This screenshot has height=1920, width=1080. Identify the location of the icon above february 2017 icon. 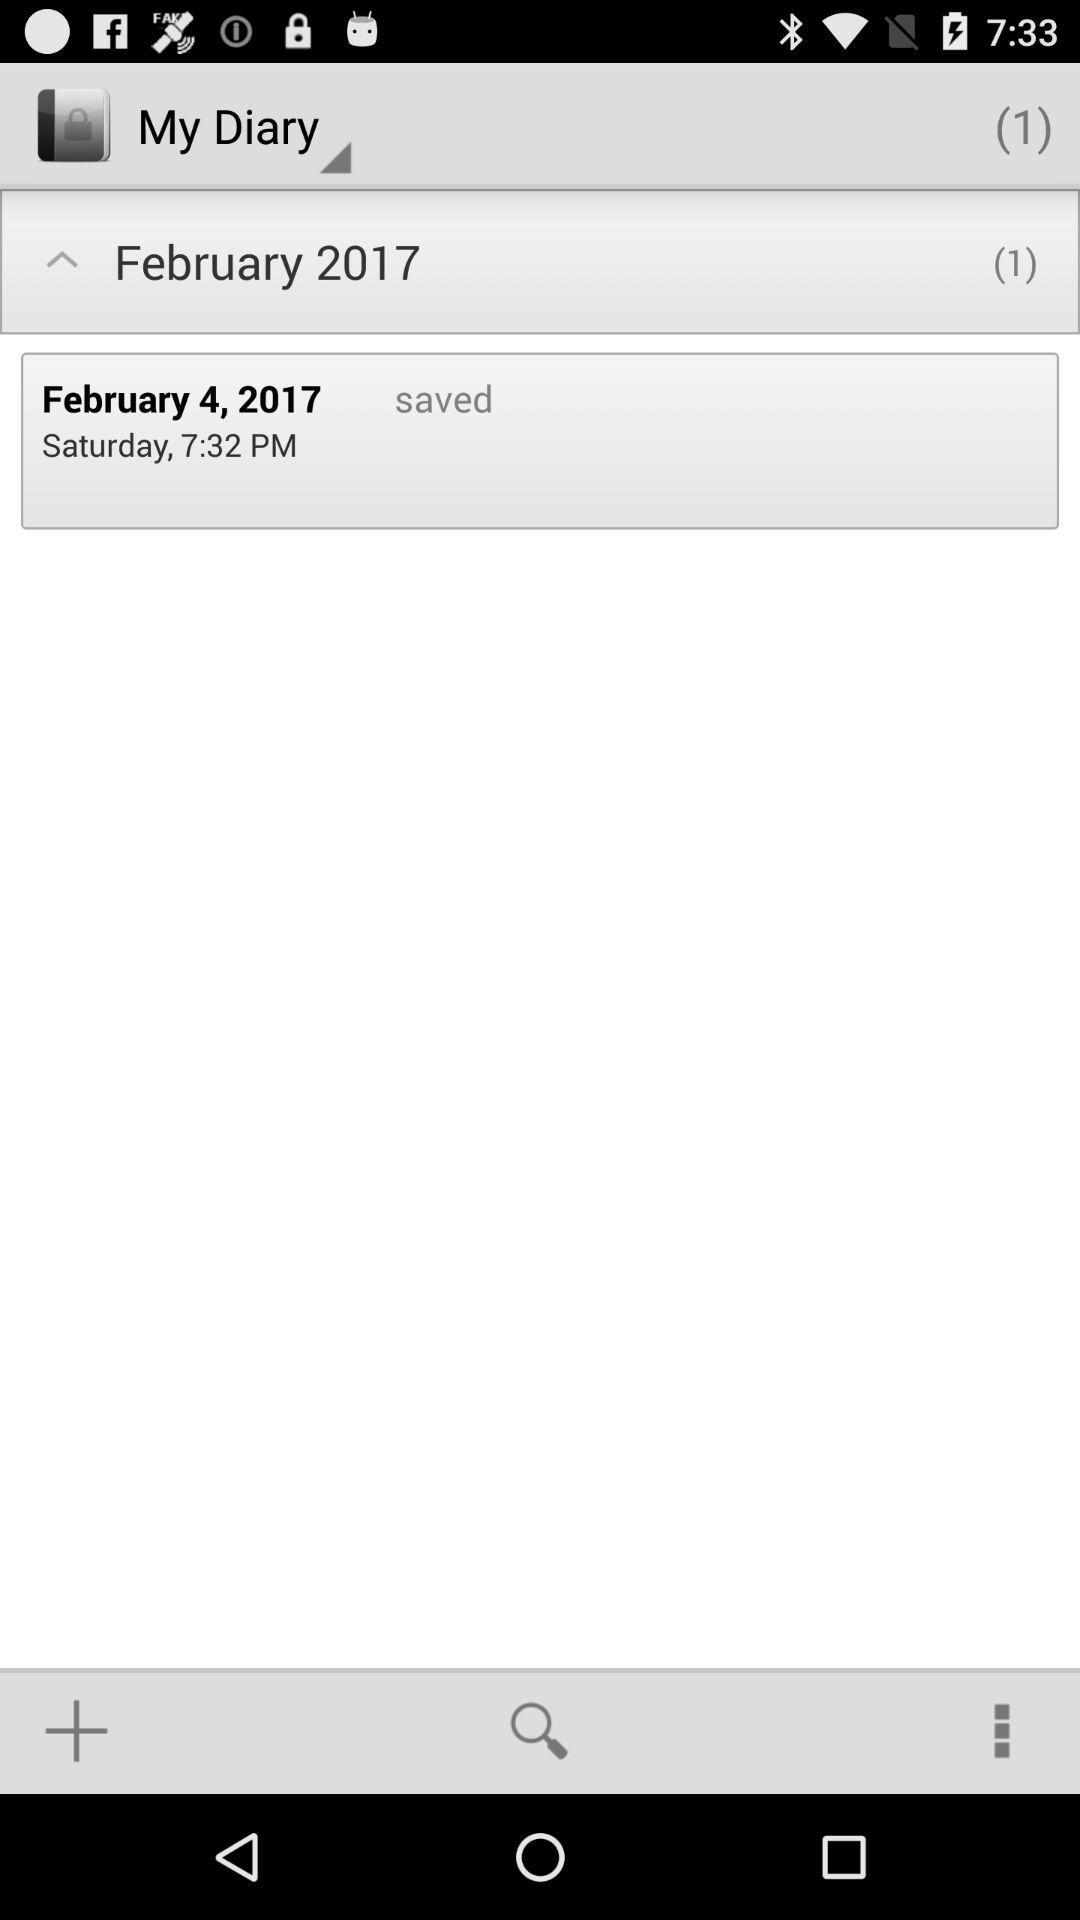
(243, 124).